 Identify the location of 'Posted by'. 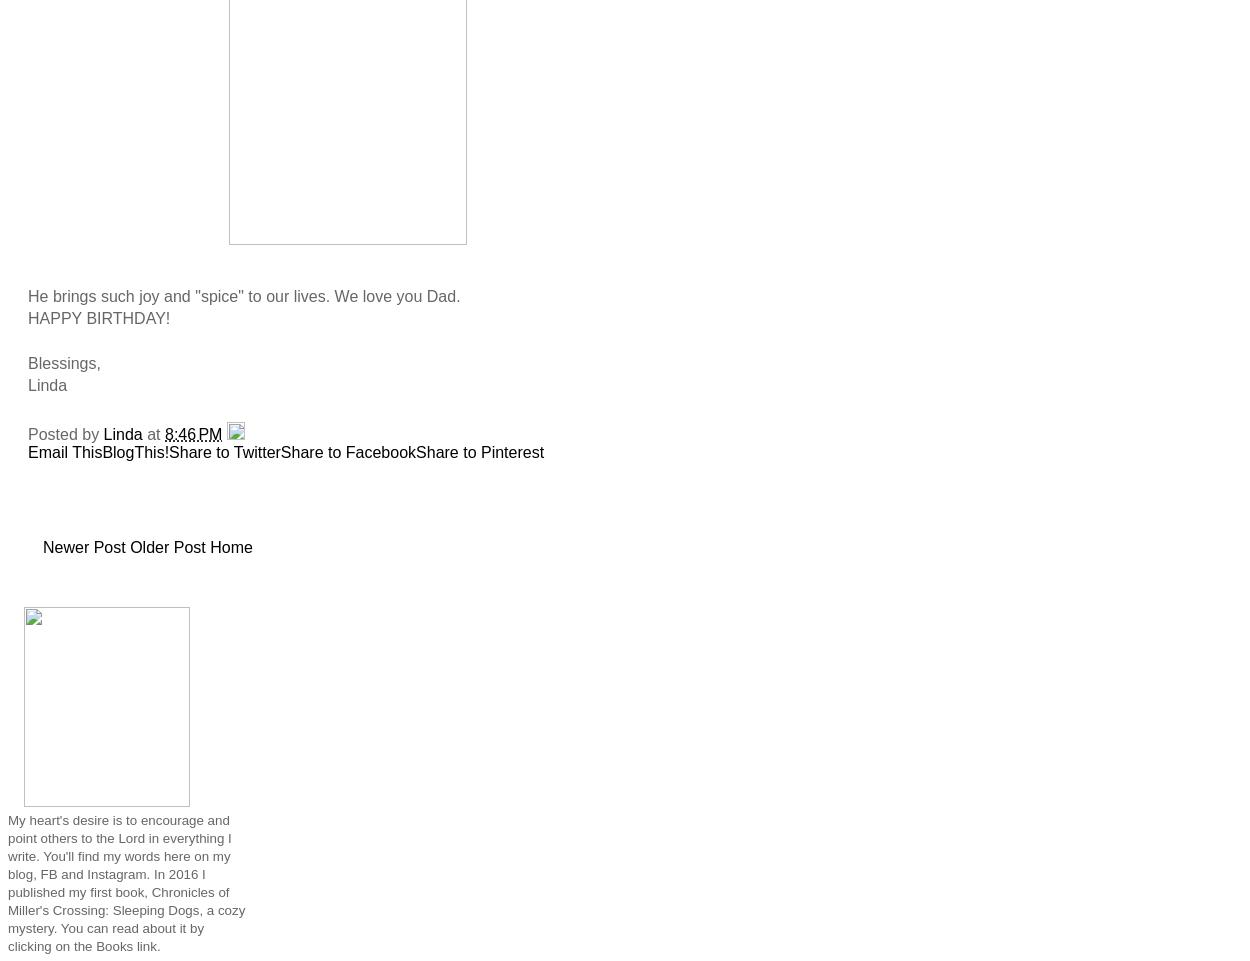
(64, 432).